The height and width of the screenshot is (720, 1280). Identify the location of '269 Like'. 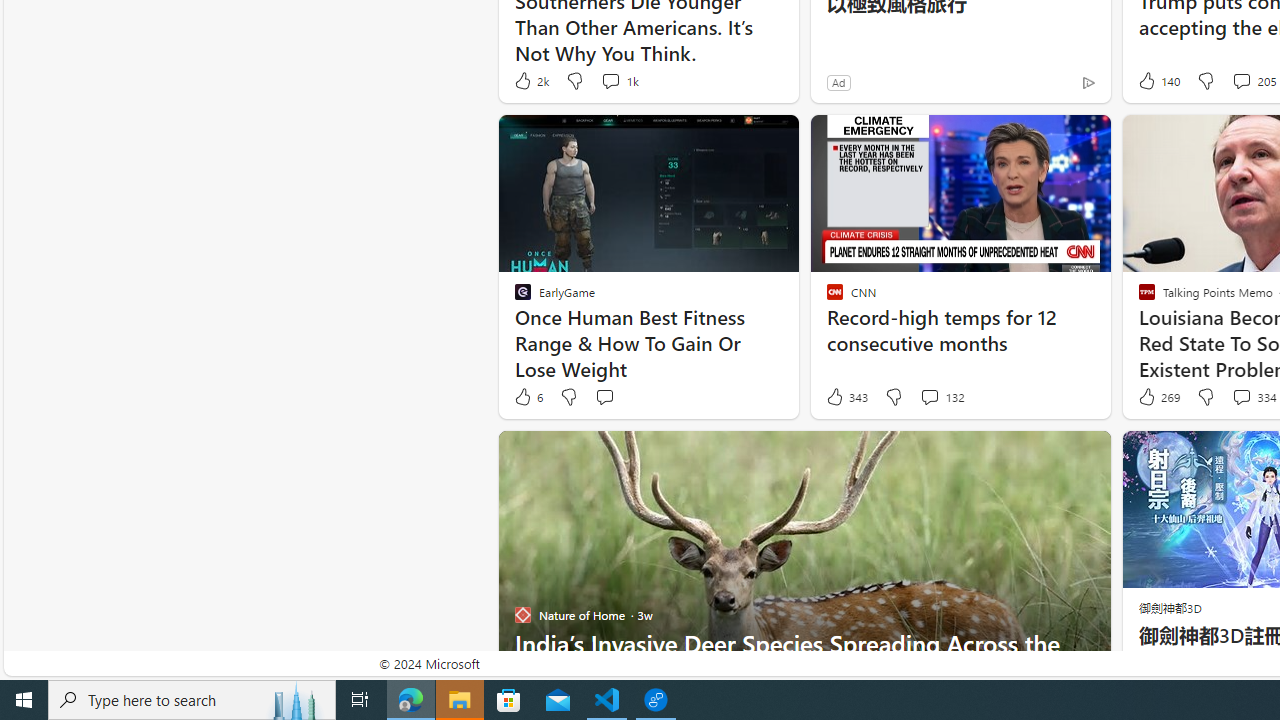
(1157, 397).